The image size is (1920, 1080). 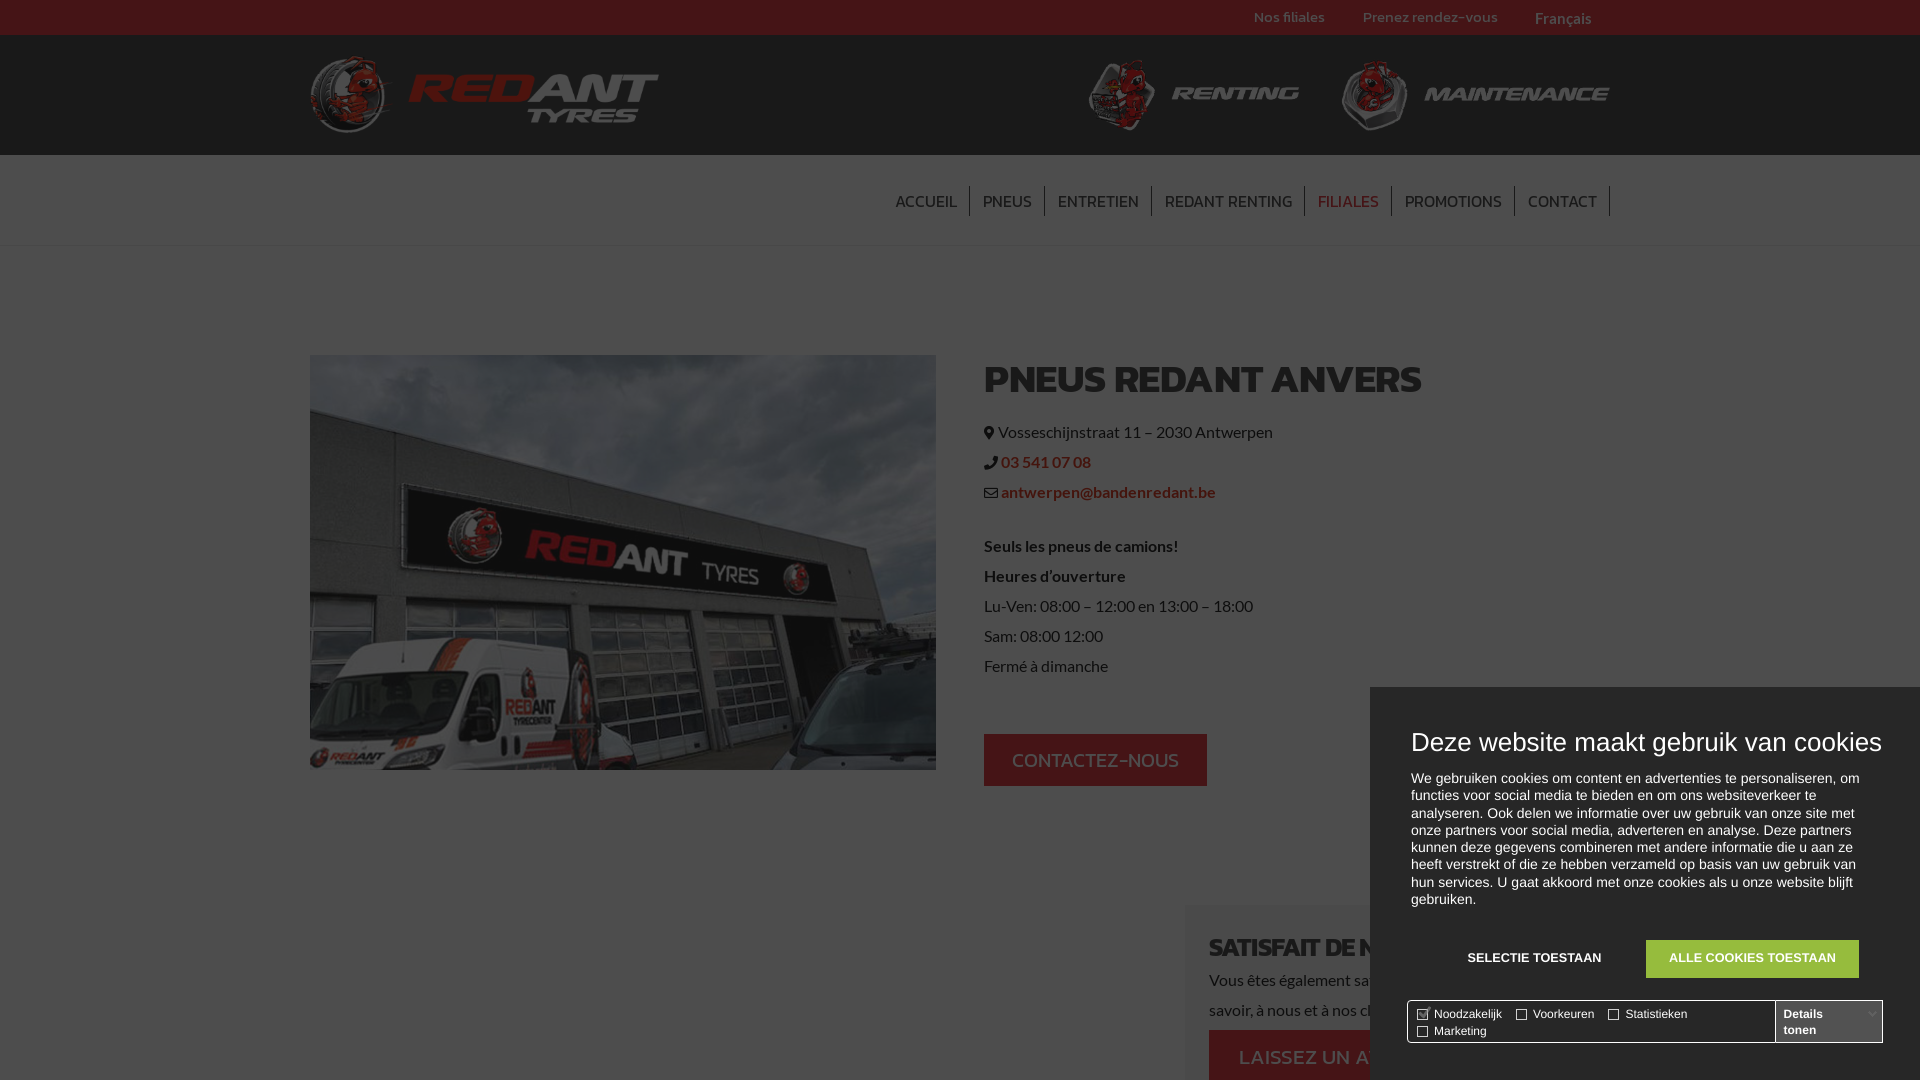 What do you see at coordinates (1560, 200) in the screenshot?
I see `'CONTACT'` at bounding box center [1560, 200].